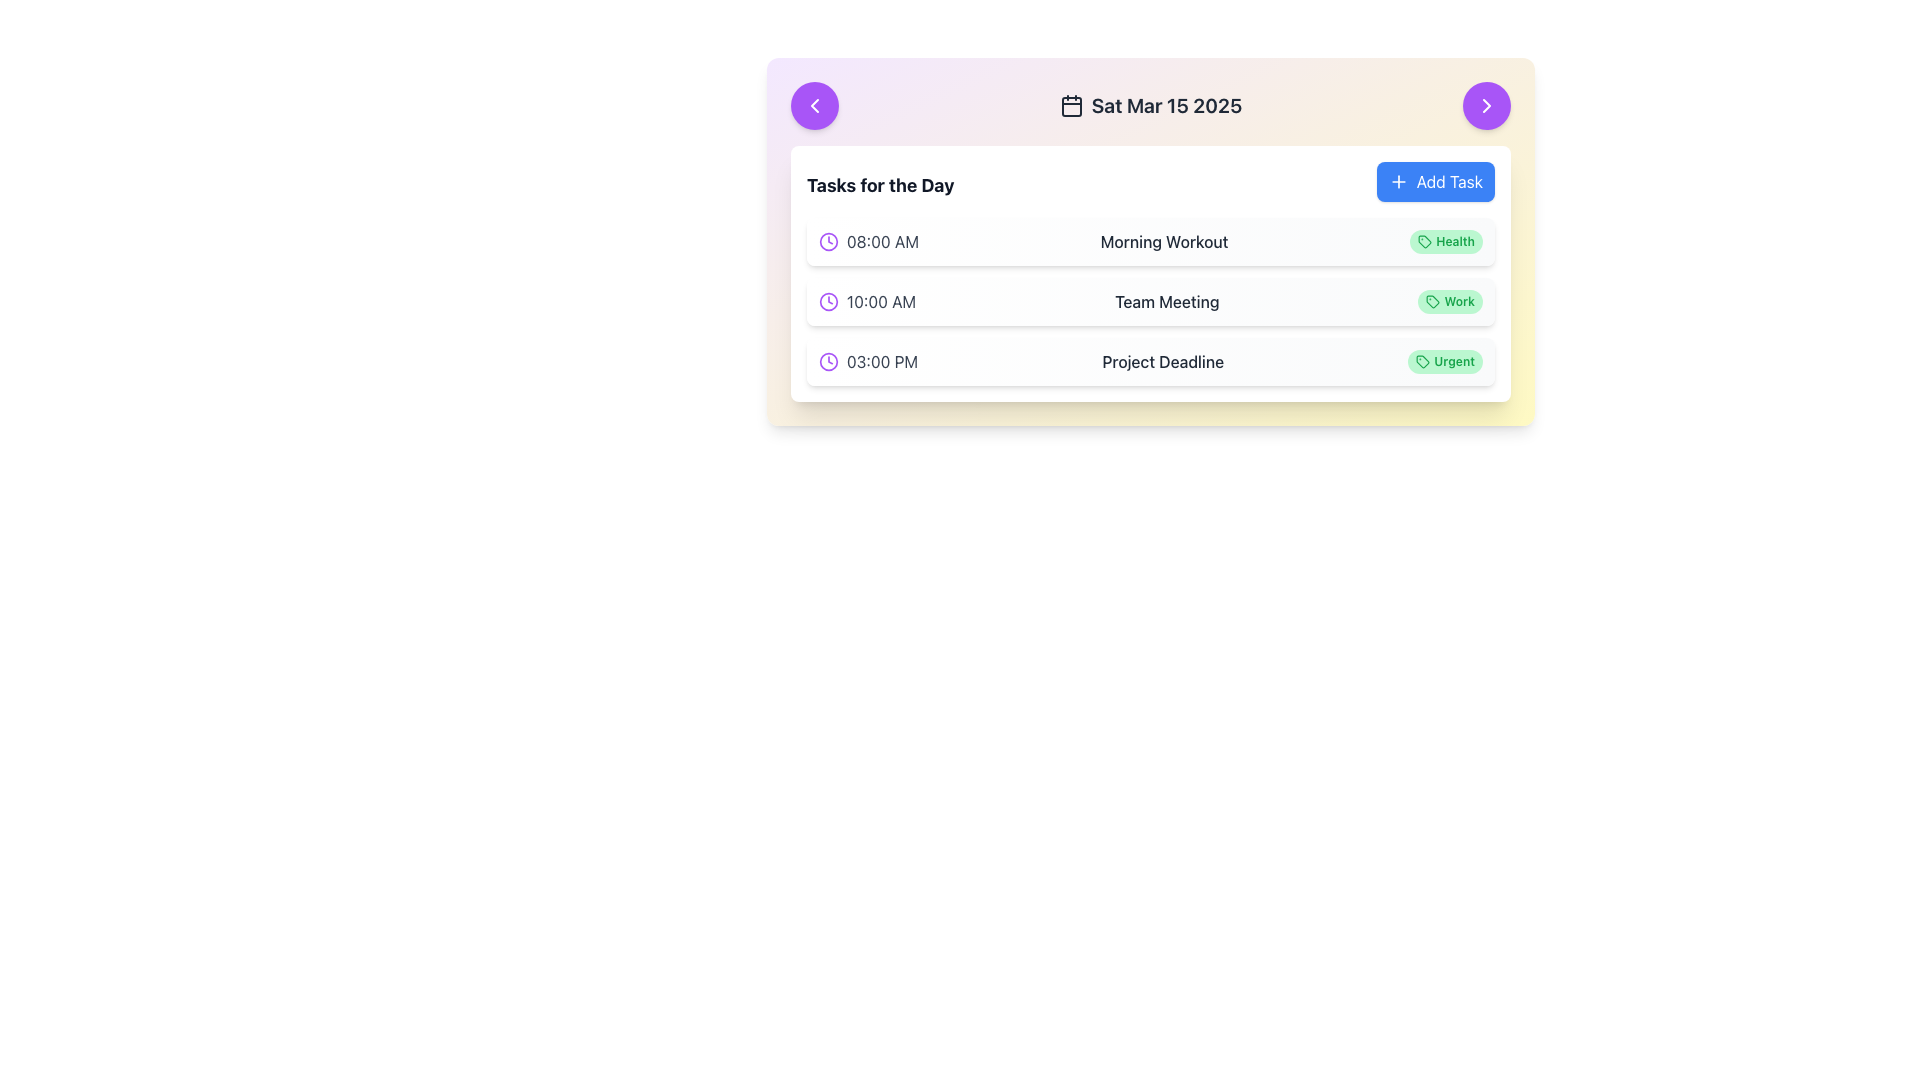  What do you see at coordinates (1432, 301) in the screenshot?
I see `the icon representing the 'Team Meeting' task in the 'Tasks for the Day' section, located to the right of the time and title, which visually categorizes the task for quick identification` at bounding box center [1432, 301].